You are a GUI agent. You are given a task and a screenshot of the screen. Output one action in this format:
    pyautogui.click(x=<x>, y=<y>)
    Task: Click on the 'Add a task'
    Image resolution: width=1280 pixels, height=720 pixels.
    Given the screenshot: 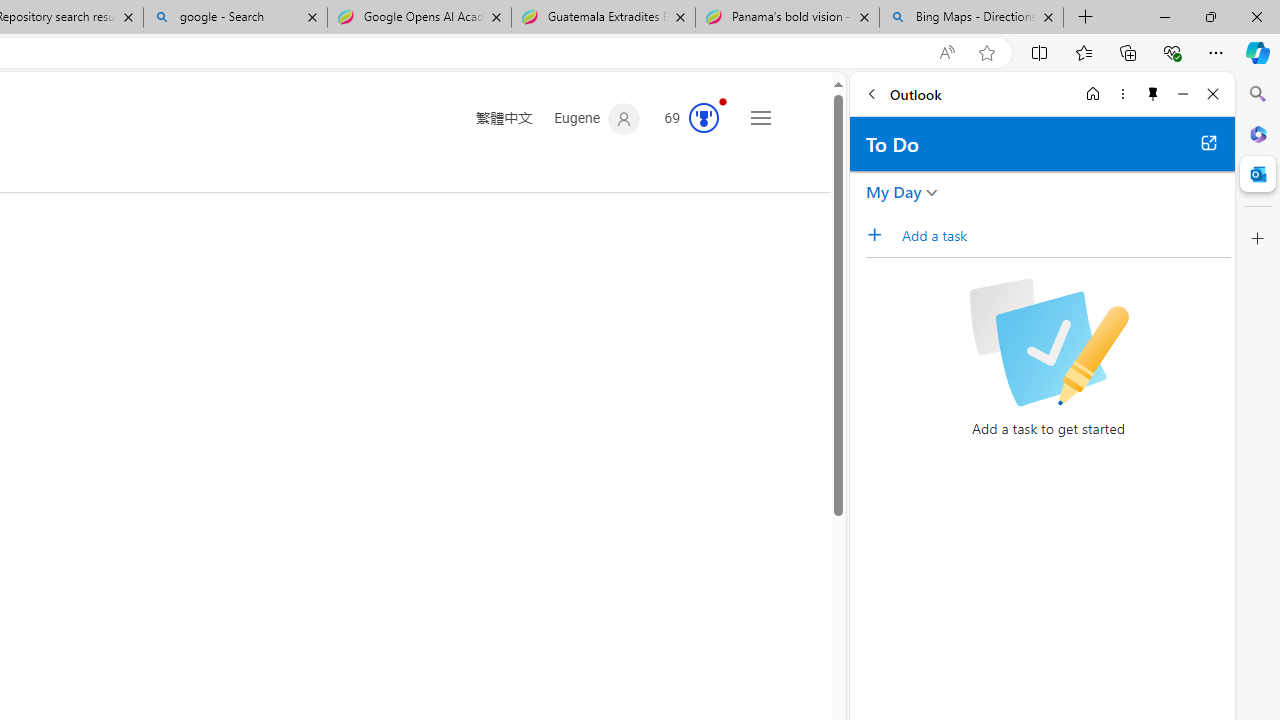 What is the action you would take?
    pyautogui.click(x=880, y=234)
    